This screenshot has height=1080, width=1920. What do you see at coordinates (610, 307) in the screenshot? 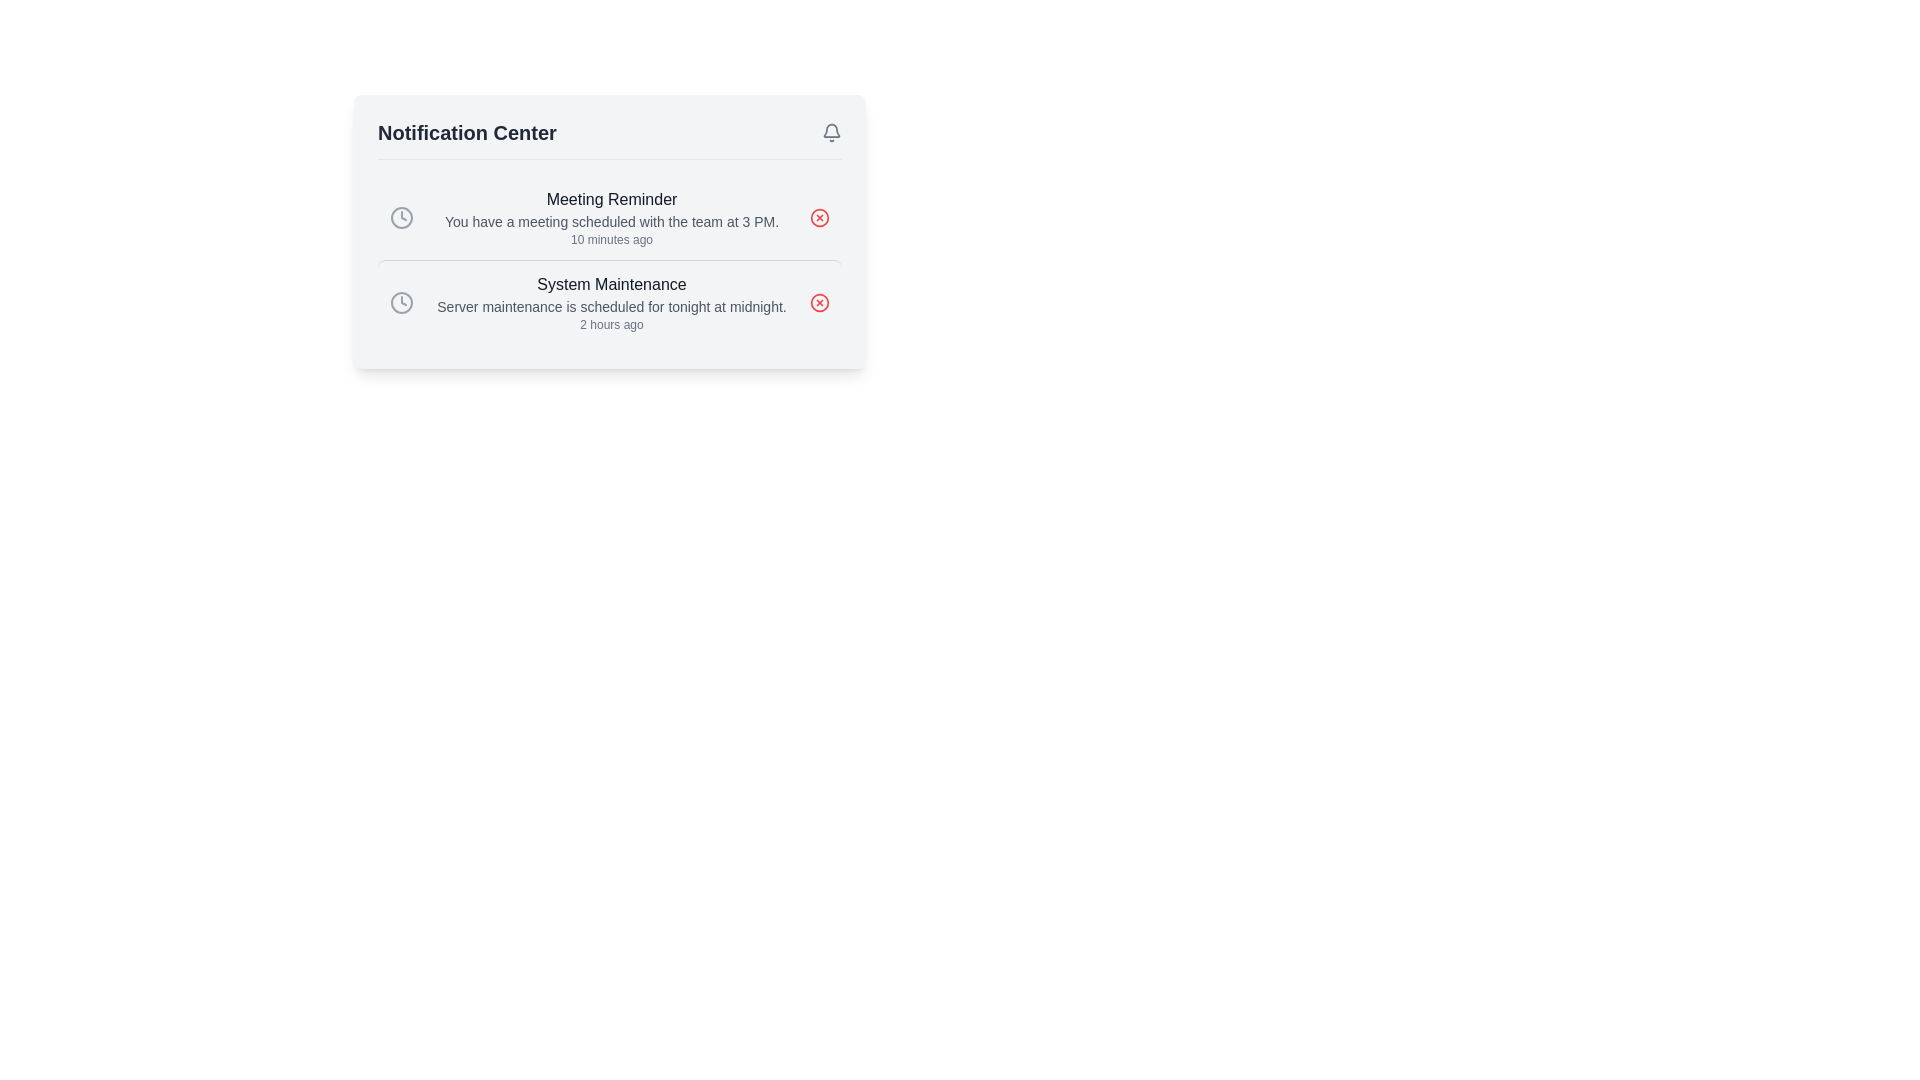
I see `text element that provides details about the server maintenance schedule, located between the title 'System Maintenance' and the timestamp '2 hours ago' in the 'Notification Center' panel` at bounding box center [610, 307].